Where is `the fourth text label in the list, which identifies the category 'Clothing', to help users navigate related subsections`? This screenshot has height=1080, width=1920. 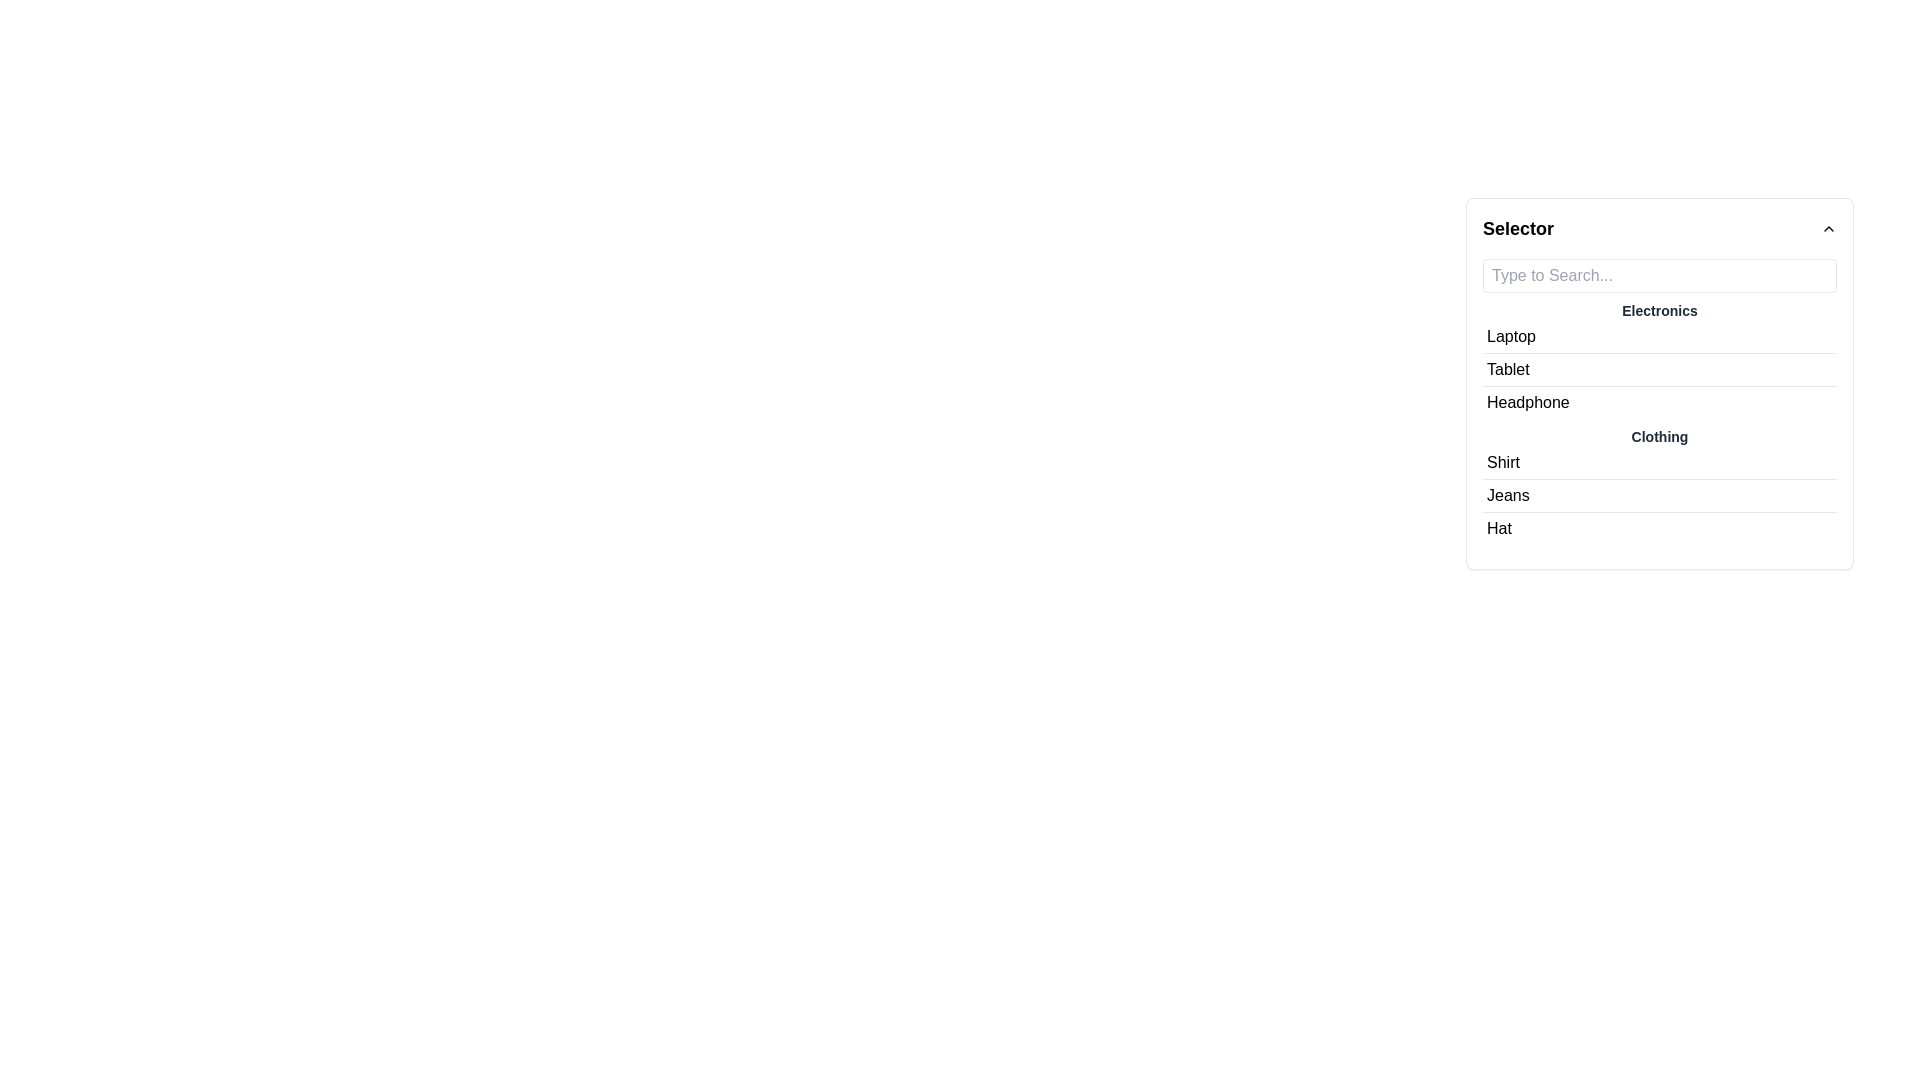 the fourth text label in the list, which identifies the category 'Clothing', to help users navigate related subsections is located at coordinates (1660, 422).